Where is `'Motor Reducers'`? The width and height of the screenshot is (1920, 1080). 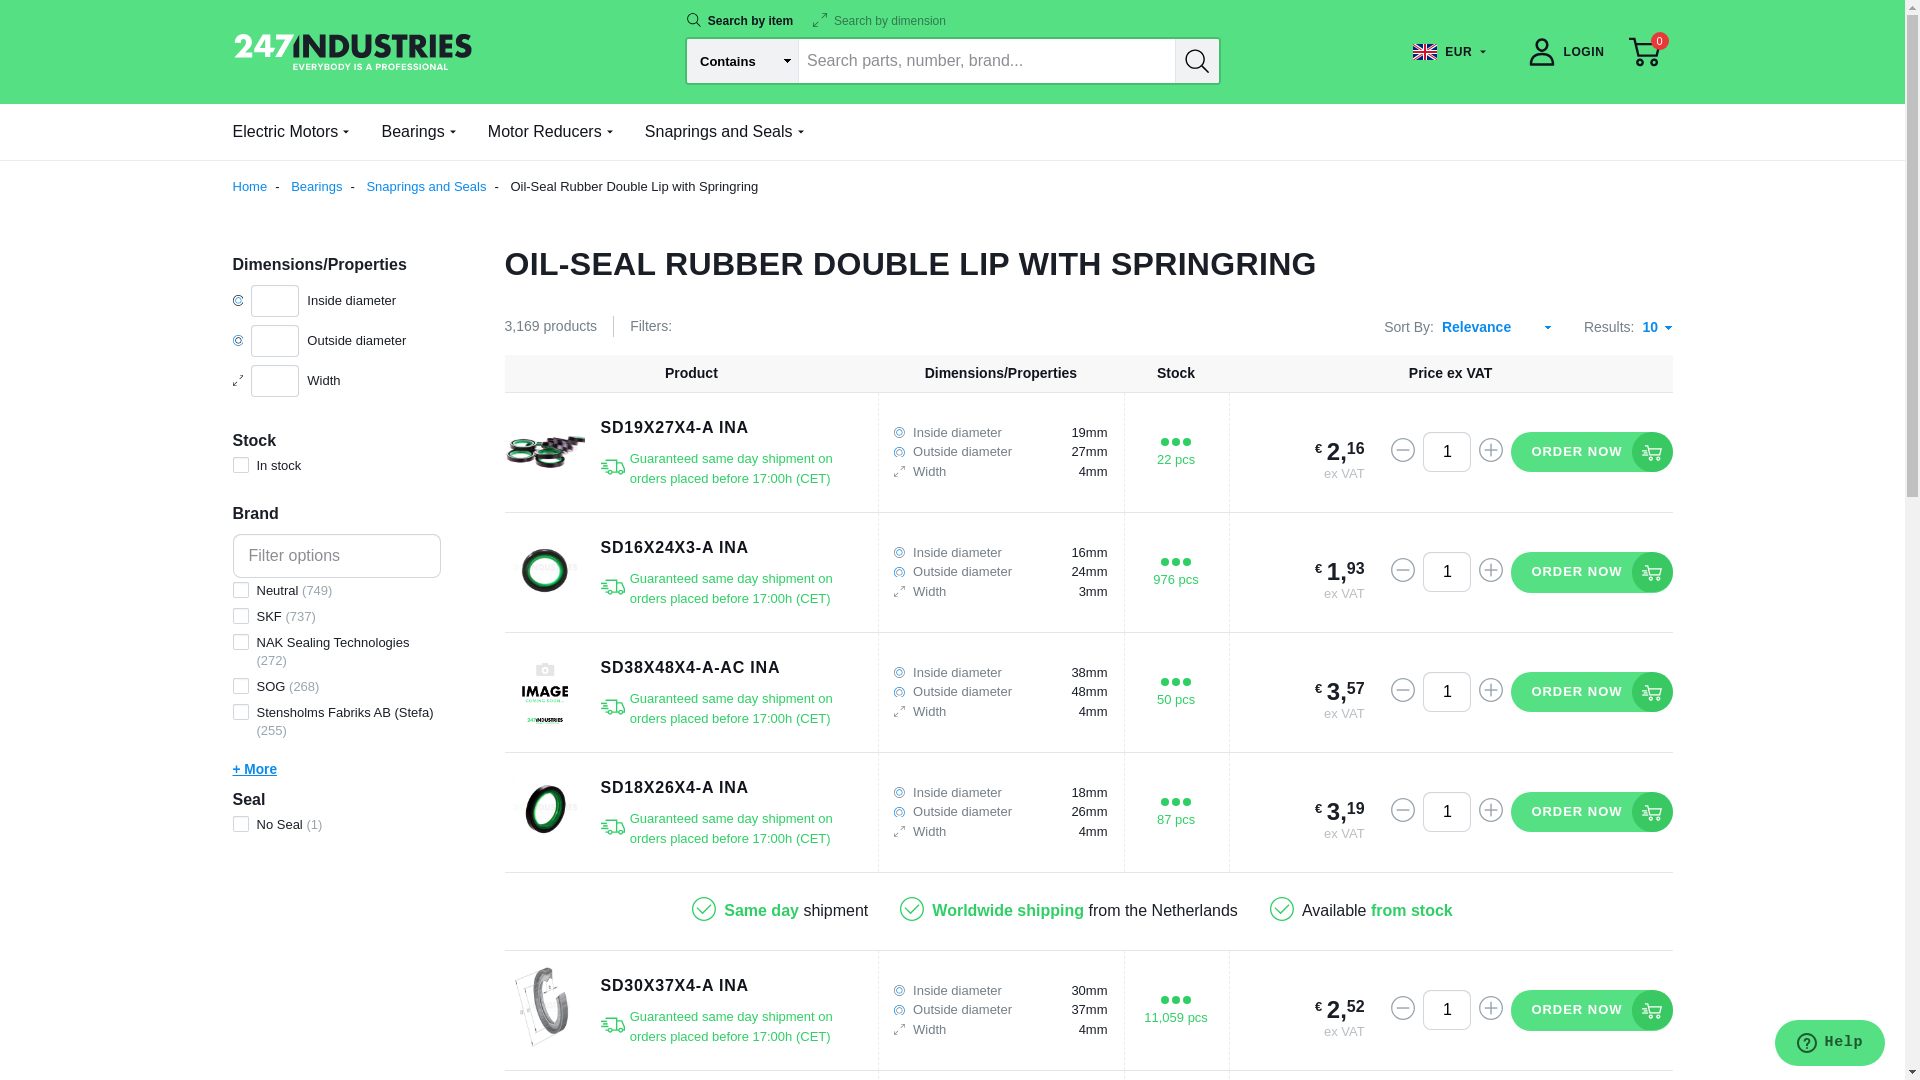 'Motor Reducers' is located at coordinates (550, 131).